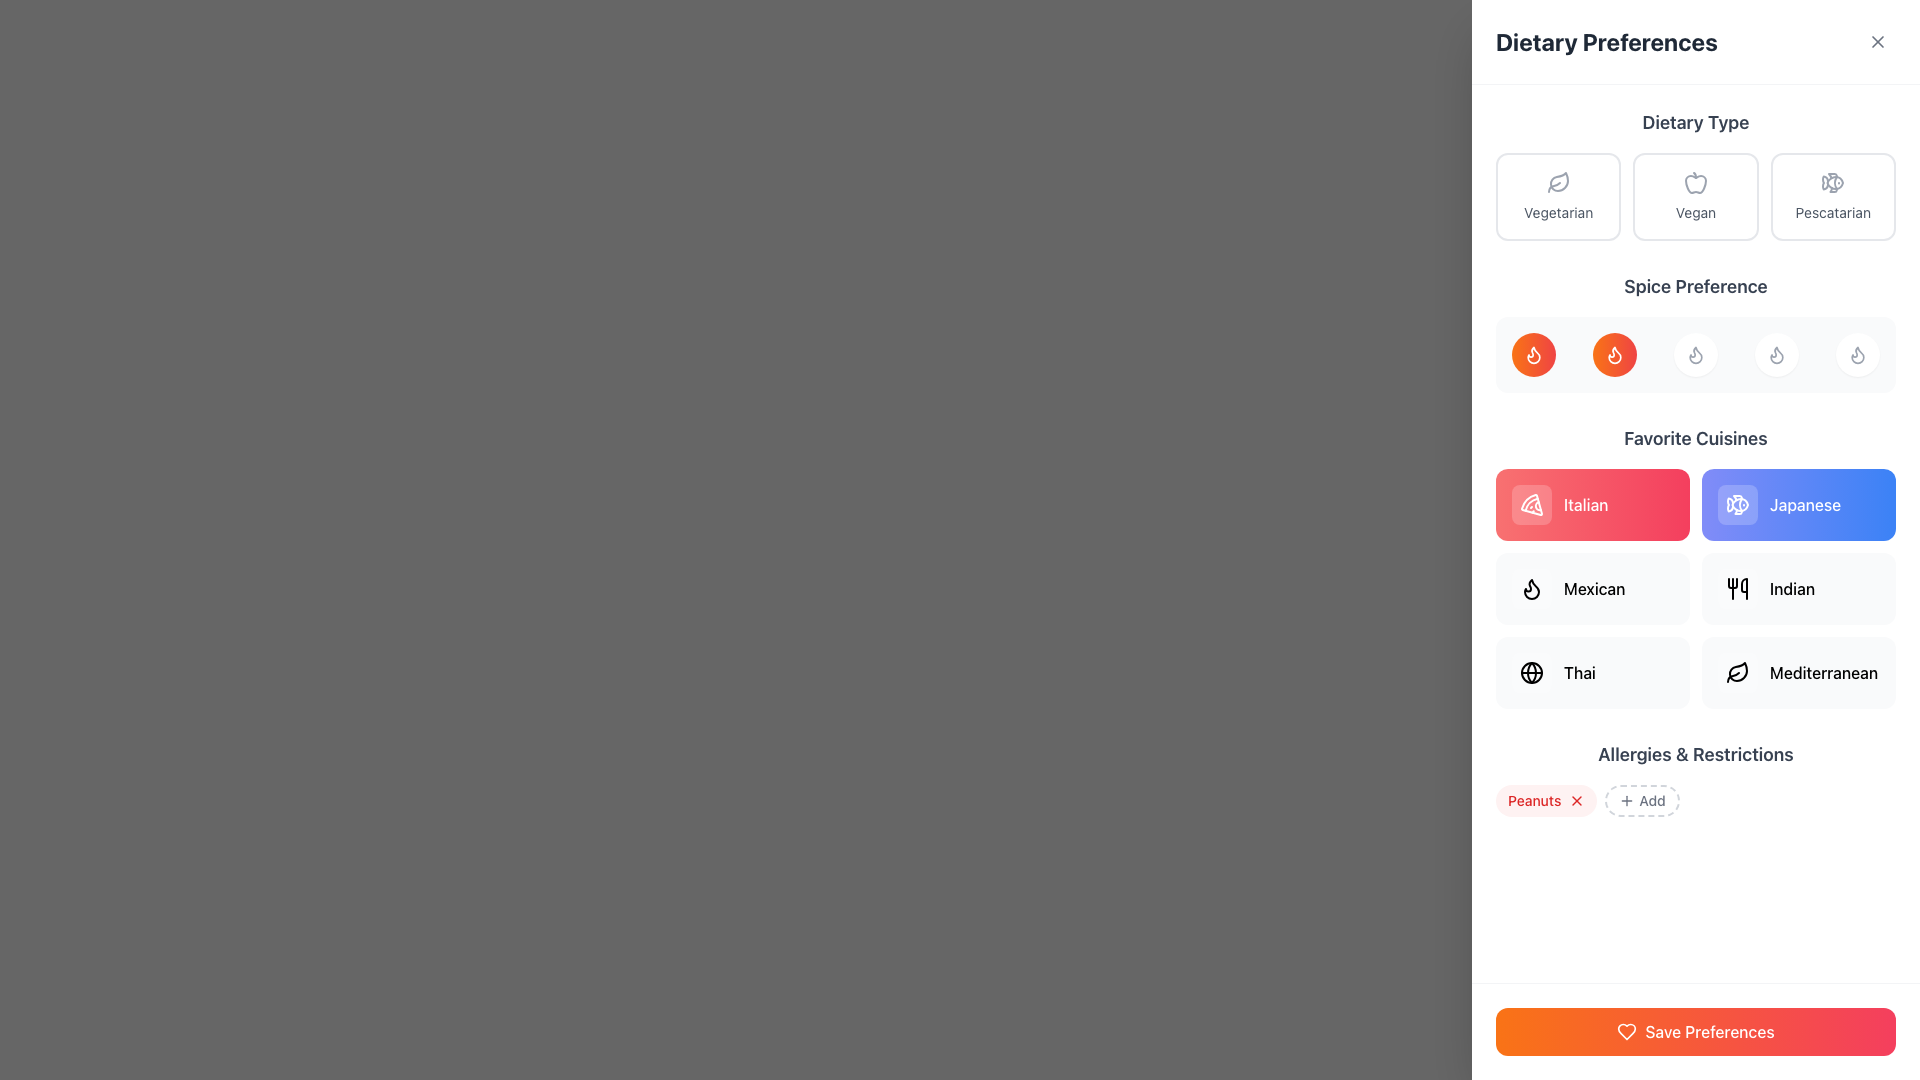 The width and height of the screenshot is (1920, 1080). Describe the element at coordinates (1737, 671) in the screenshot. I see `the stylized leaf icon representing the 'Mediterranean' cuisine in the 'Favorite Cuisines' section` at that location.